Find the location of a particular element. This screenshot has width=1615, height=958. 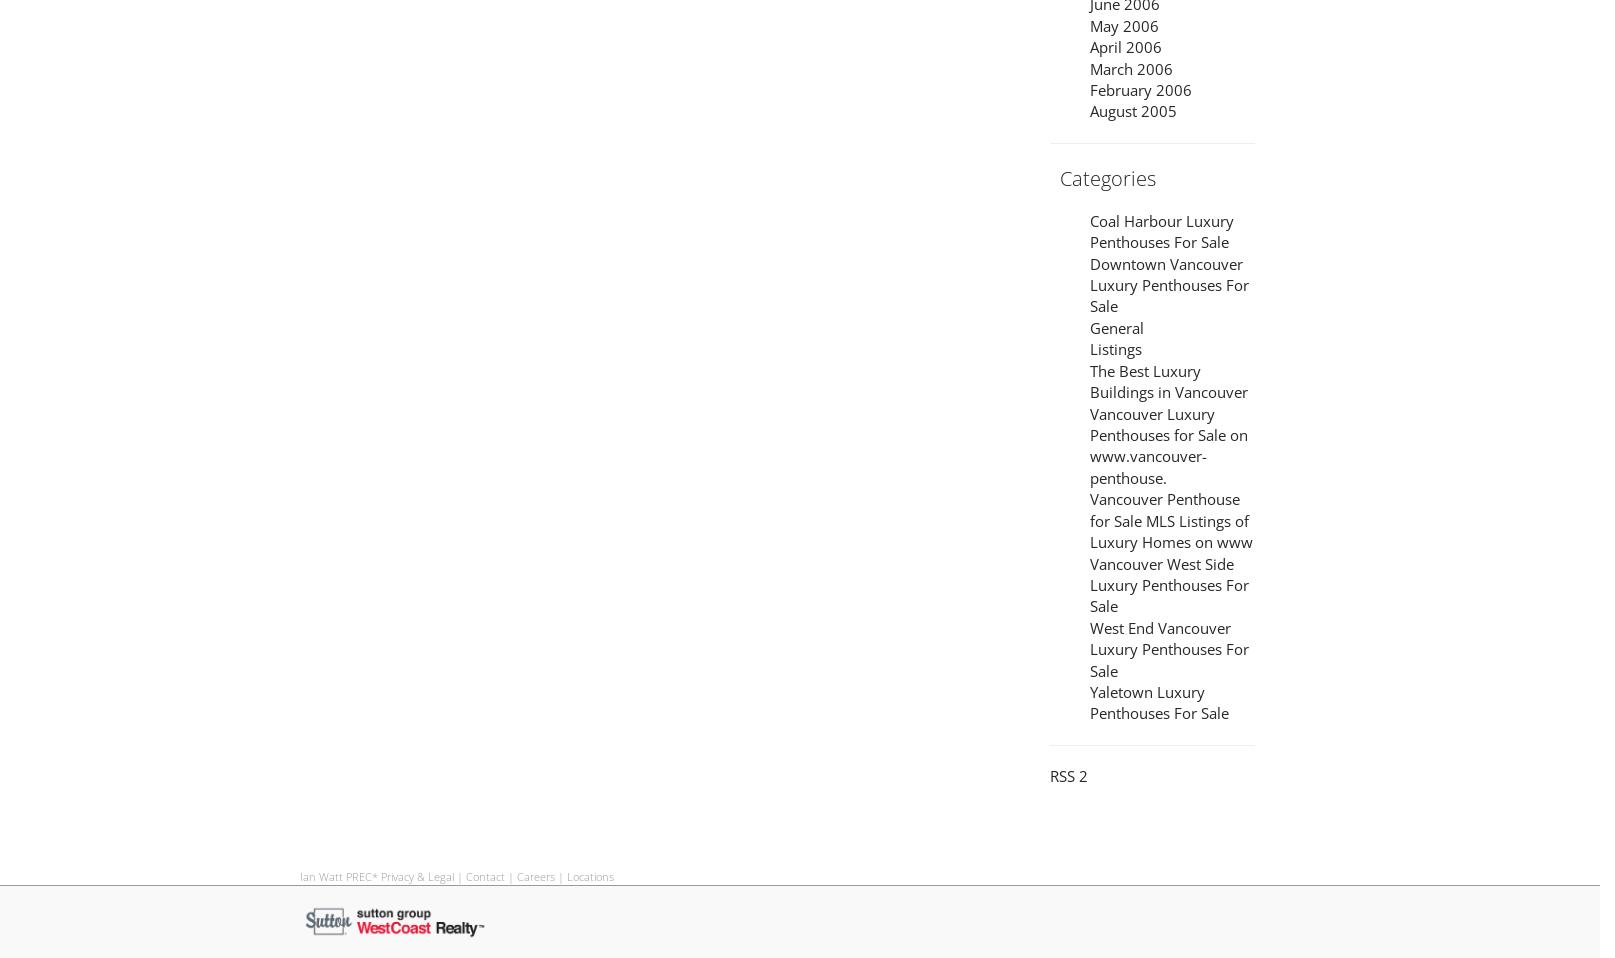

'Downtown Vancouver Luxury Penthouses For Sale' is located at coordinates (1168, 284).